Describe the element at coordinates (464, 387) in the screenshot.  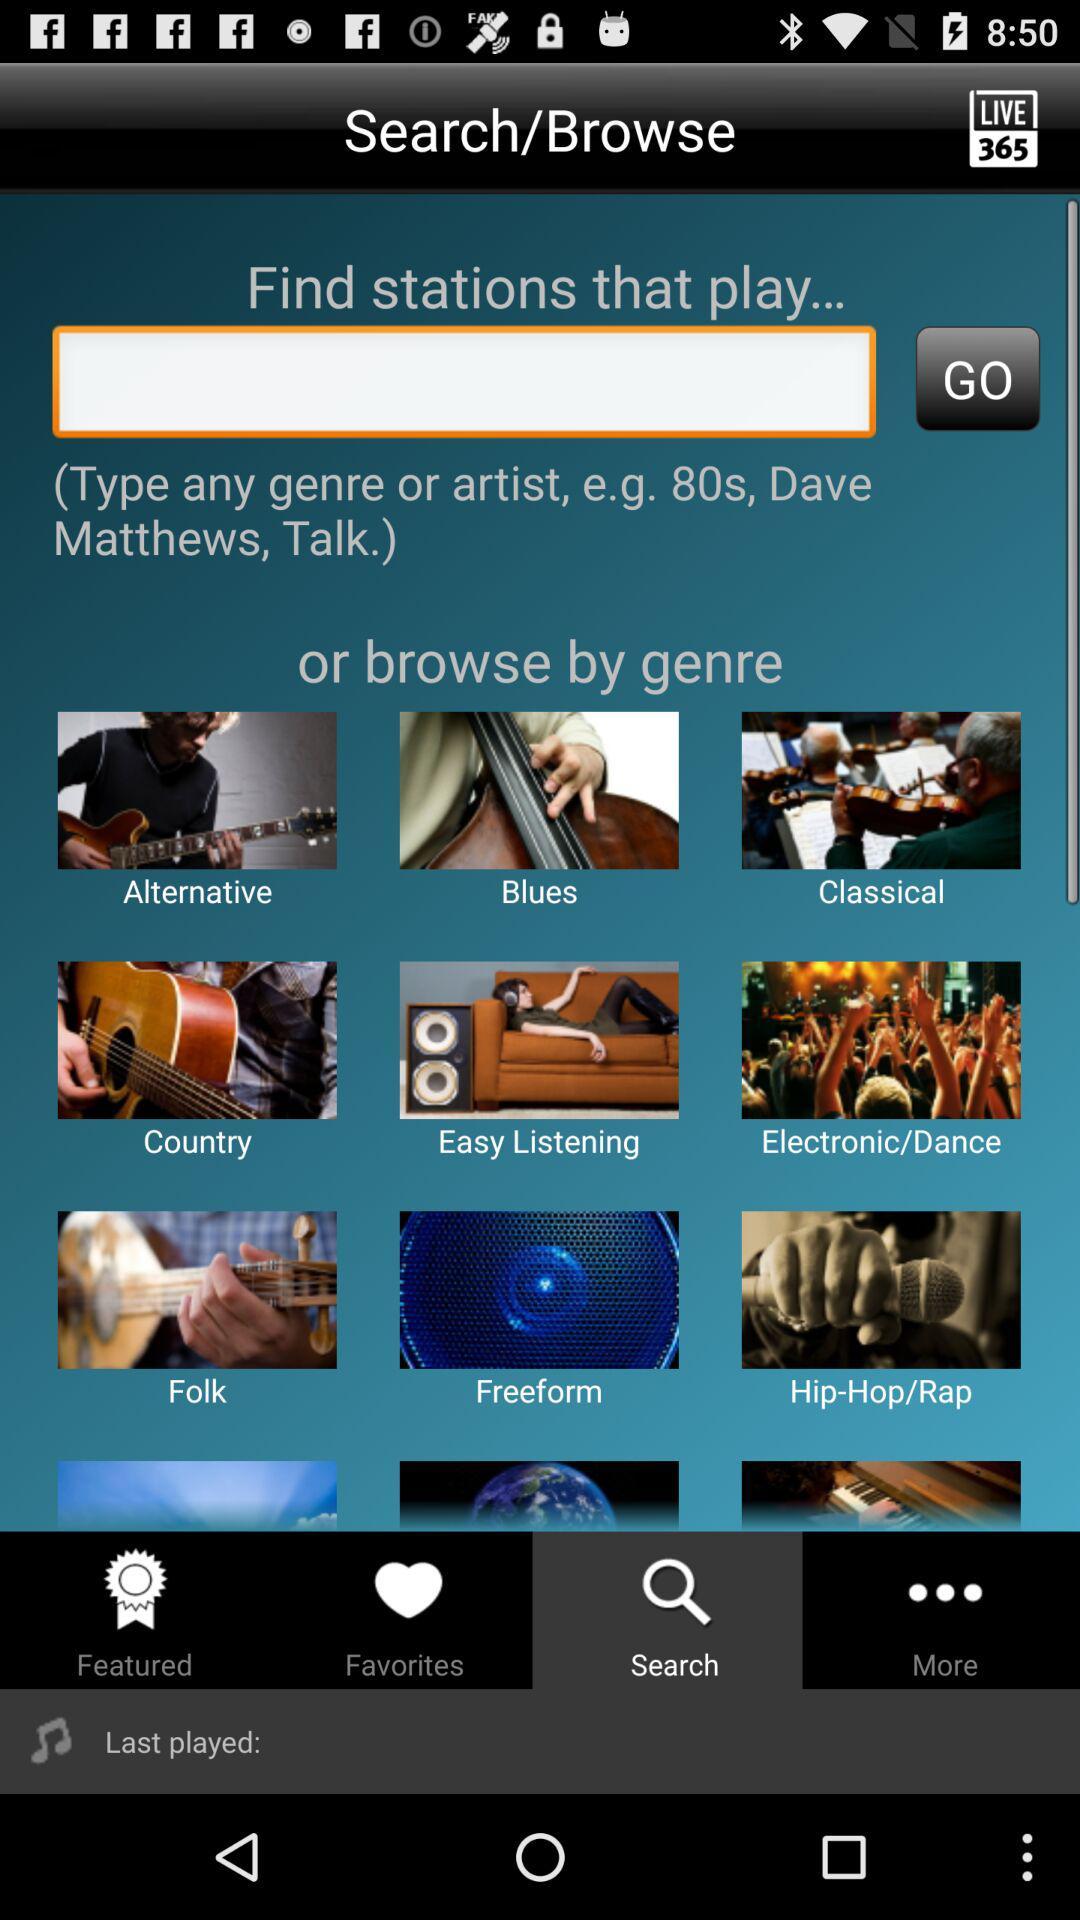
I see `search query` at that location.